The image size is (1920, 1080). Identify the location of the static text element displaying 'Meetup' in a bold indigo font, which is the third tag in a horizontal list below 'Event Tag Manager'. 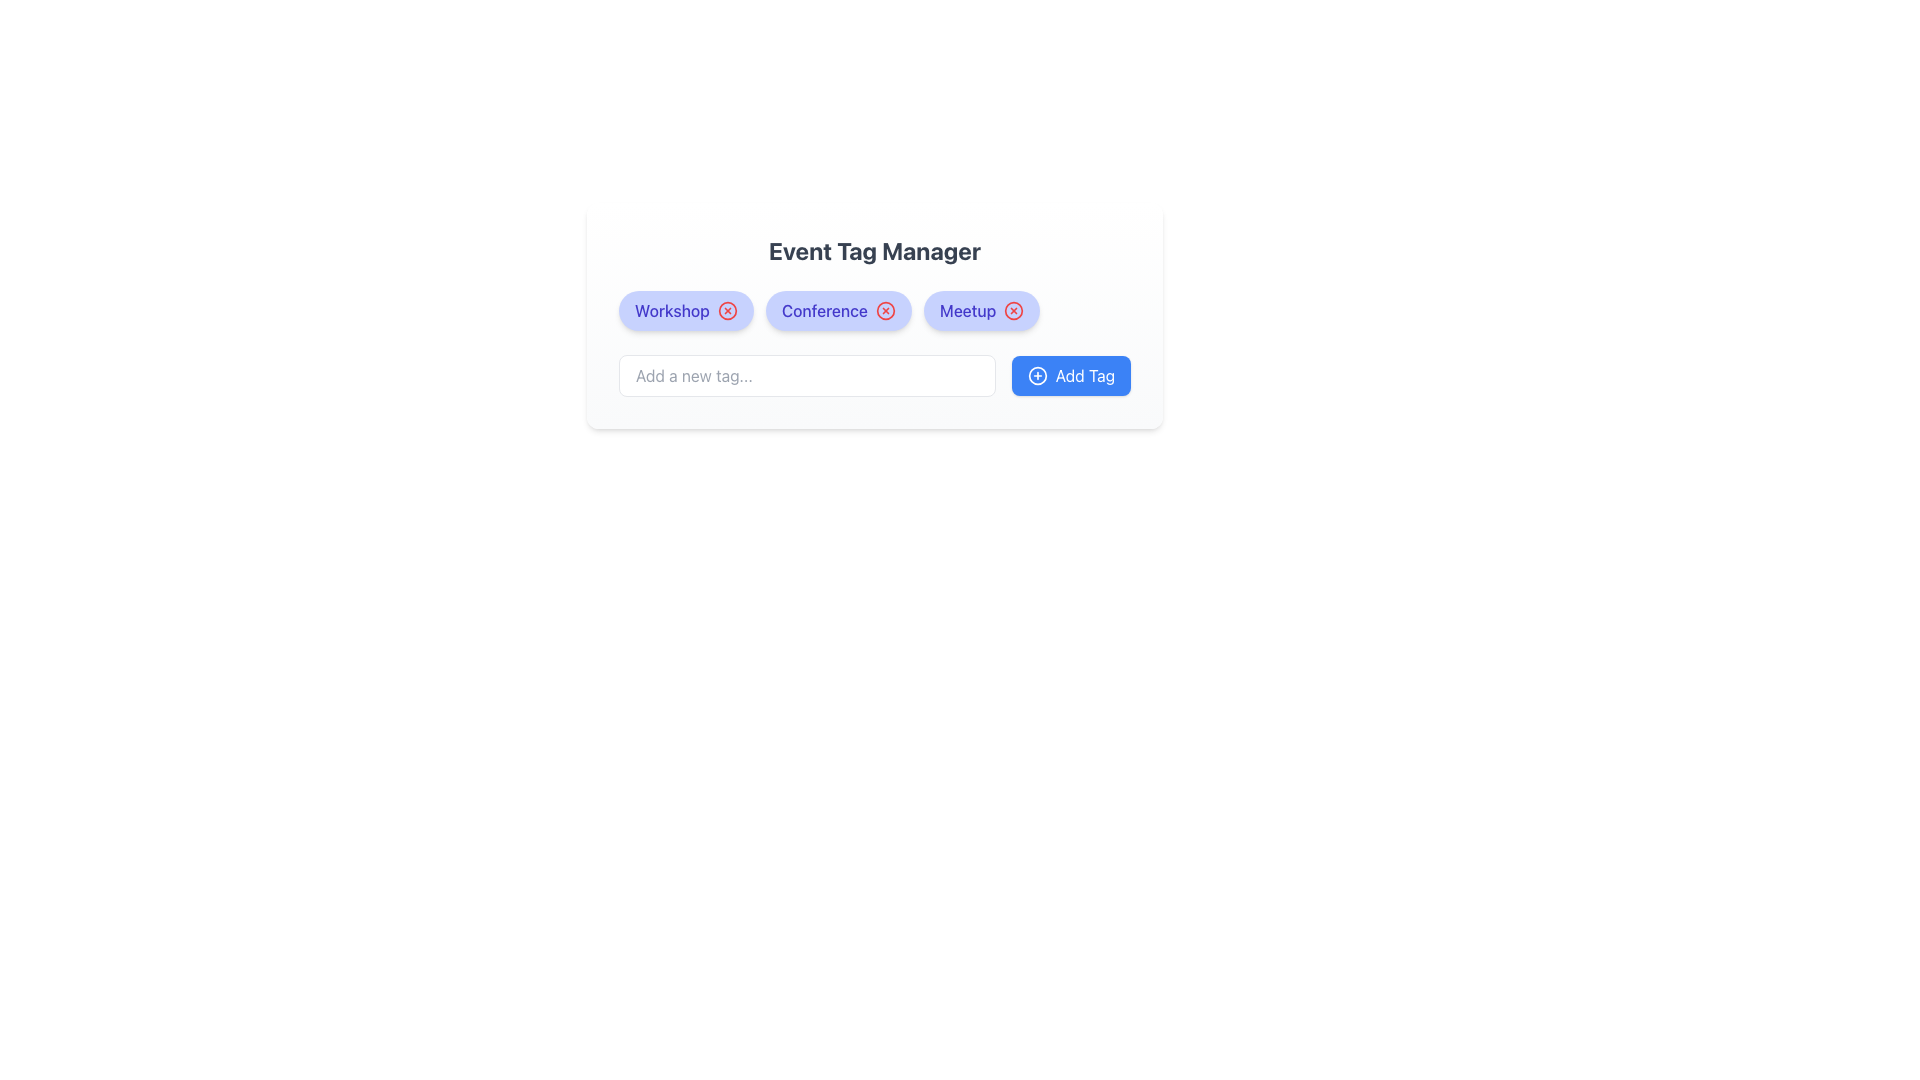
(968, 311).